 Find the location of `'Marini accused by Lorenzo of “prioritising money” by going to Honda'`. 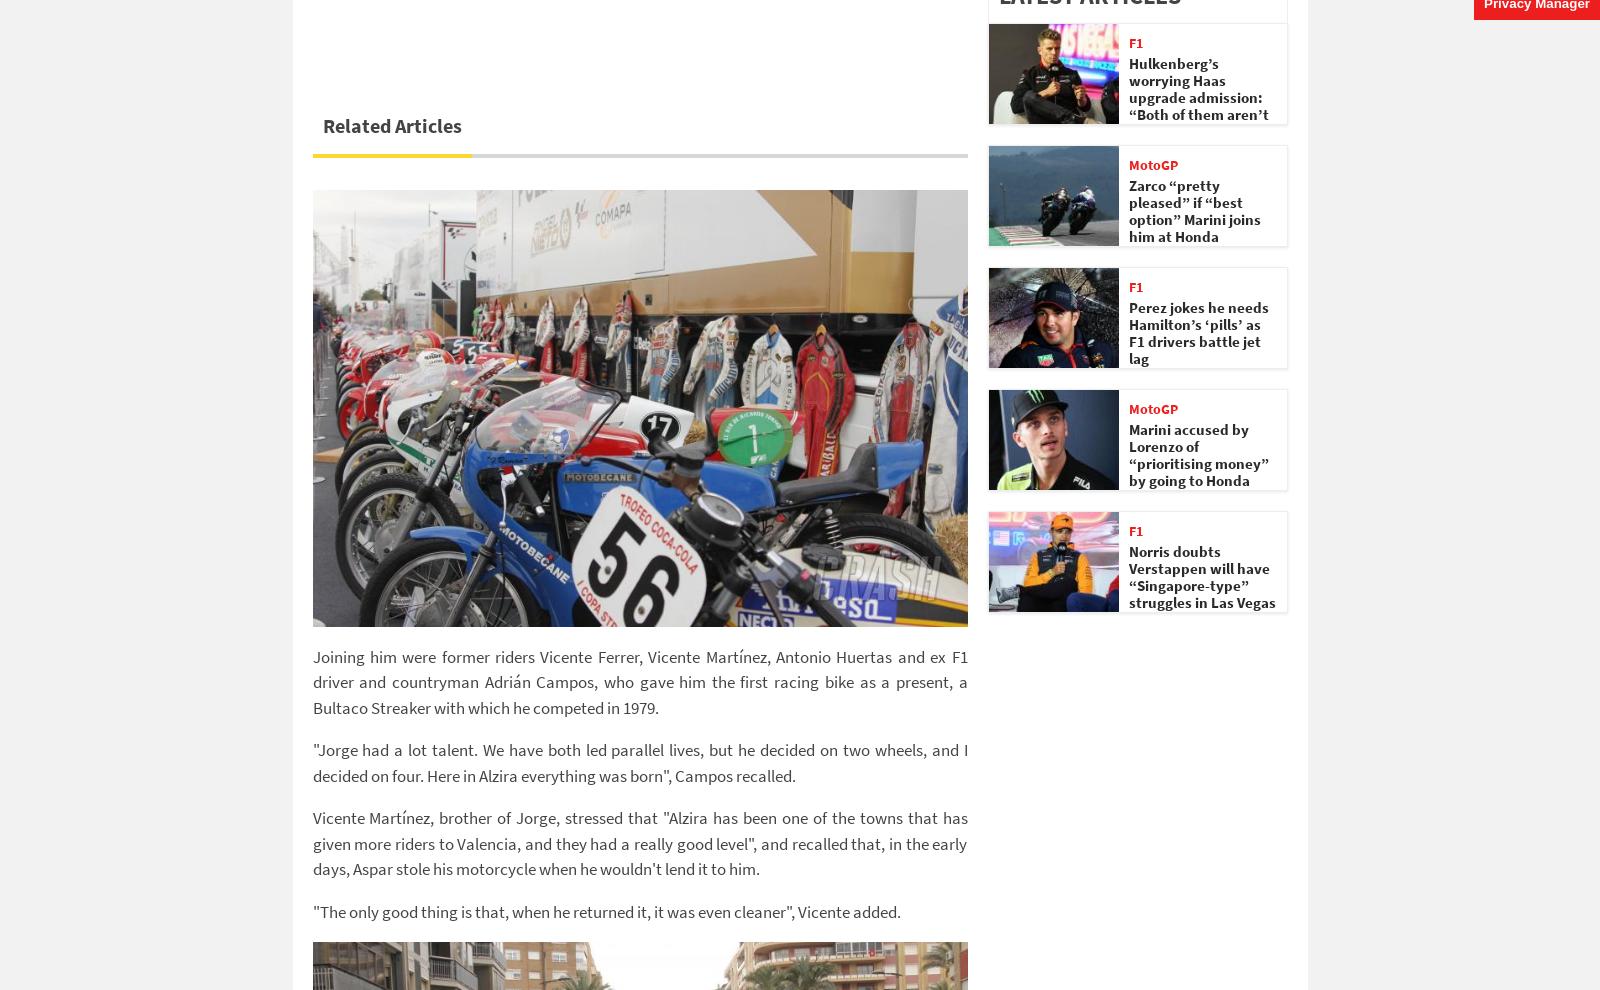

'Marini accused by Lorenzo of “prioritising money” by going to Honda' is located at coordinates (1198, 455).